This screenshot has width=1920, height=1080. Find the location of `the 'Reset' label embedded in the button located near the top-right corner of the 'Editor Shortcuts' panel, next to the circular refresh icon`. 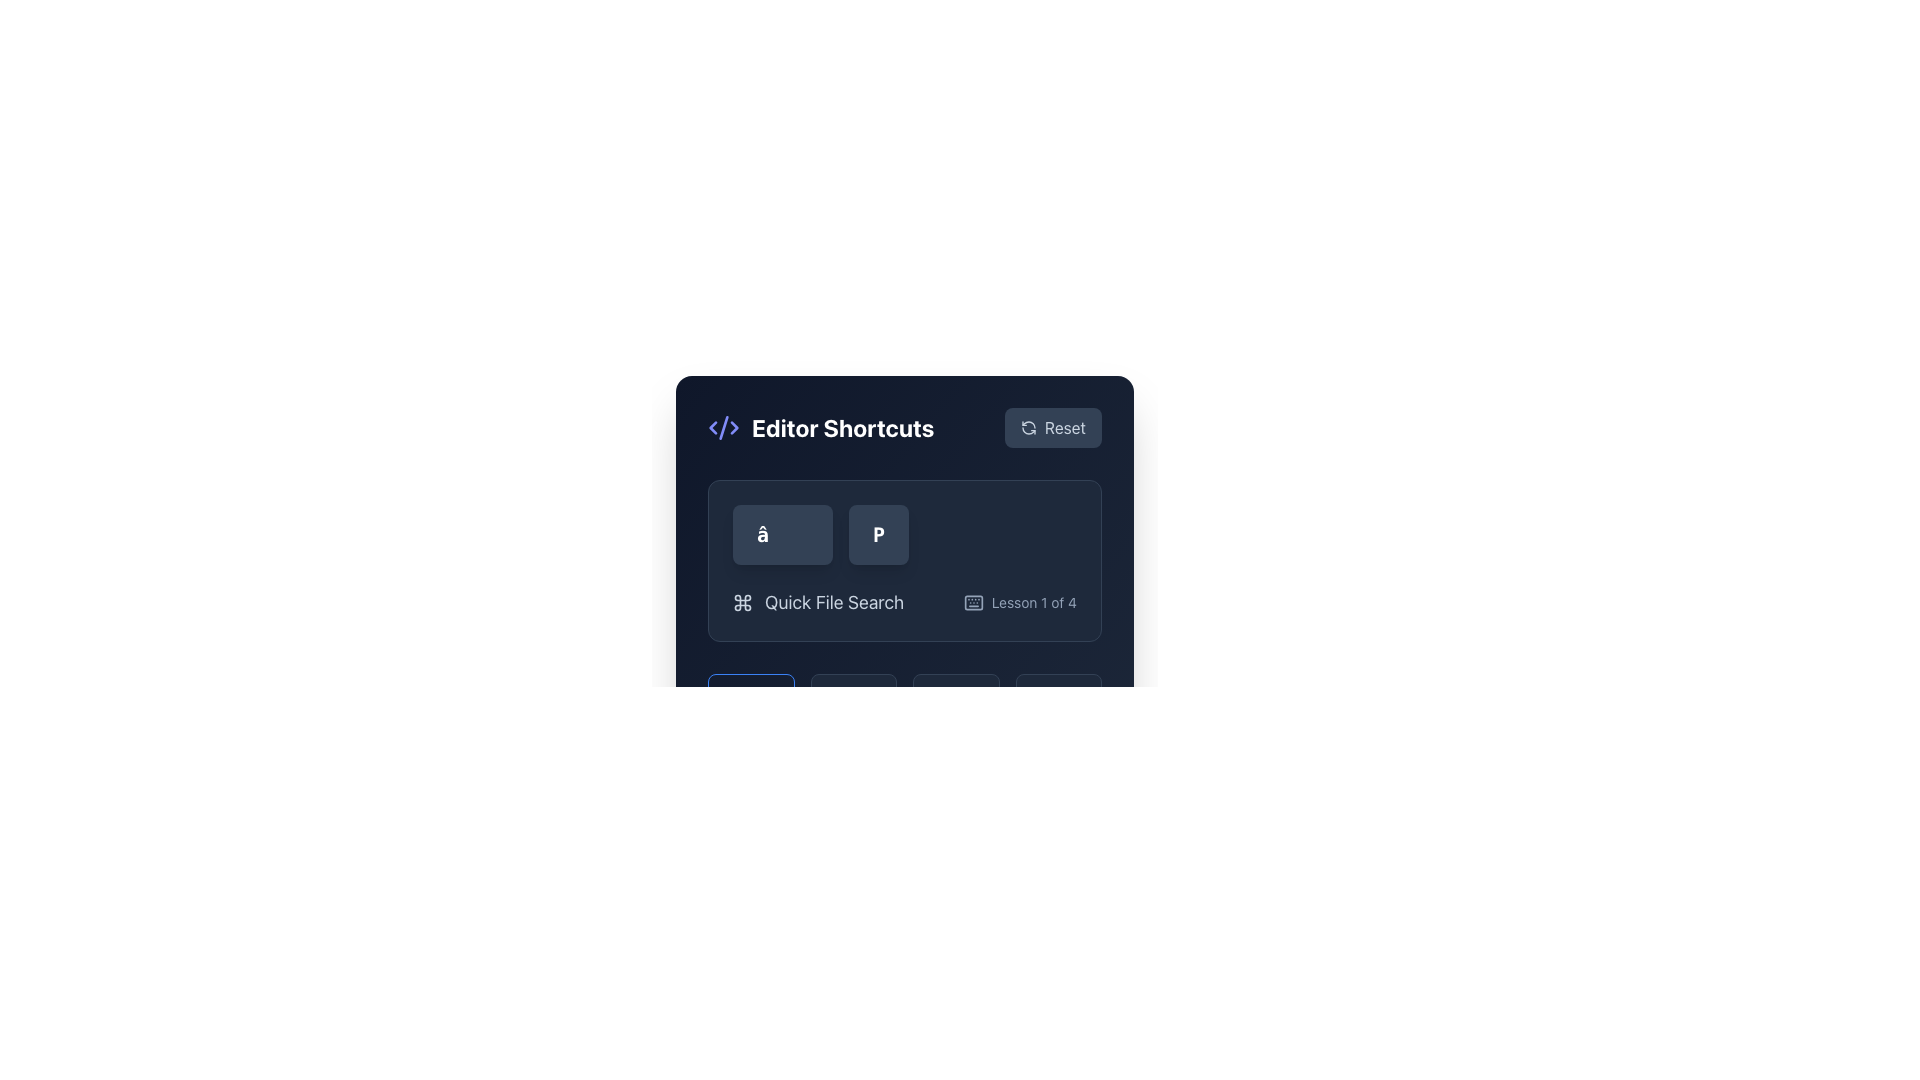

the 'Reset' label embedded in the button located near the top-right corner of the 'Editor Shortcuts' panel, next to the circular refresh icon is located at coordinates (1064, 427).